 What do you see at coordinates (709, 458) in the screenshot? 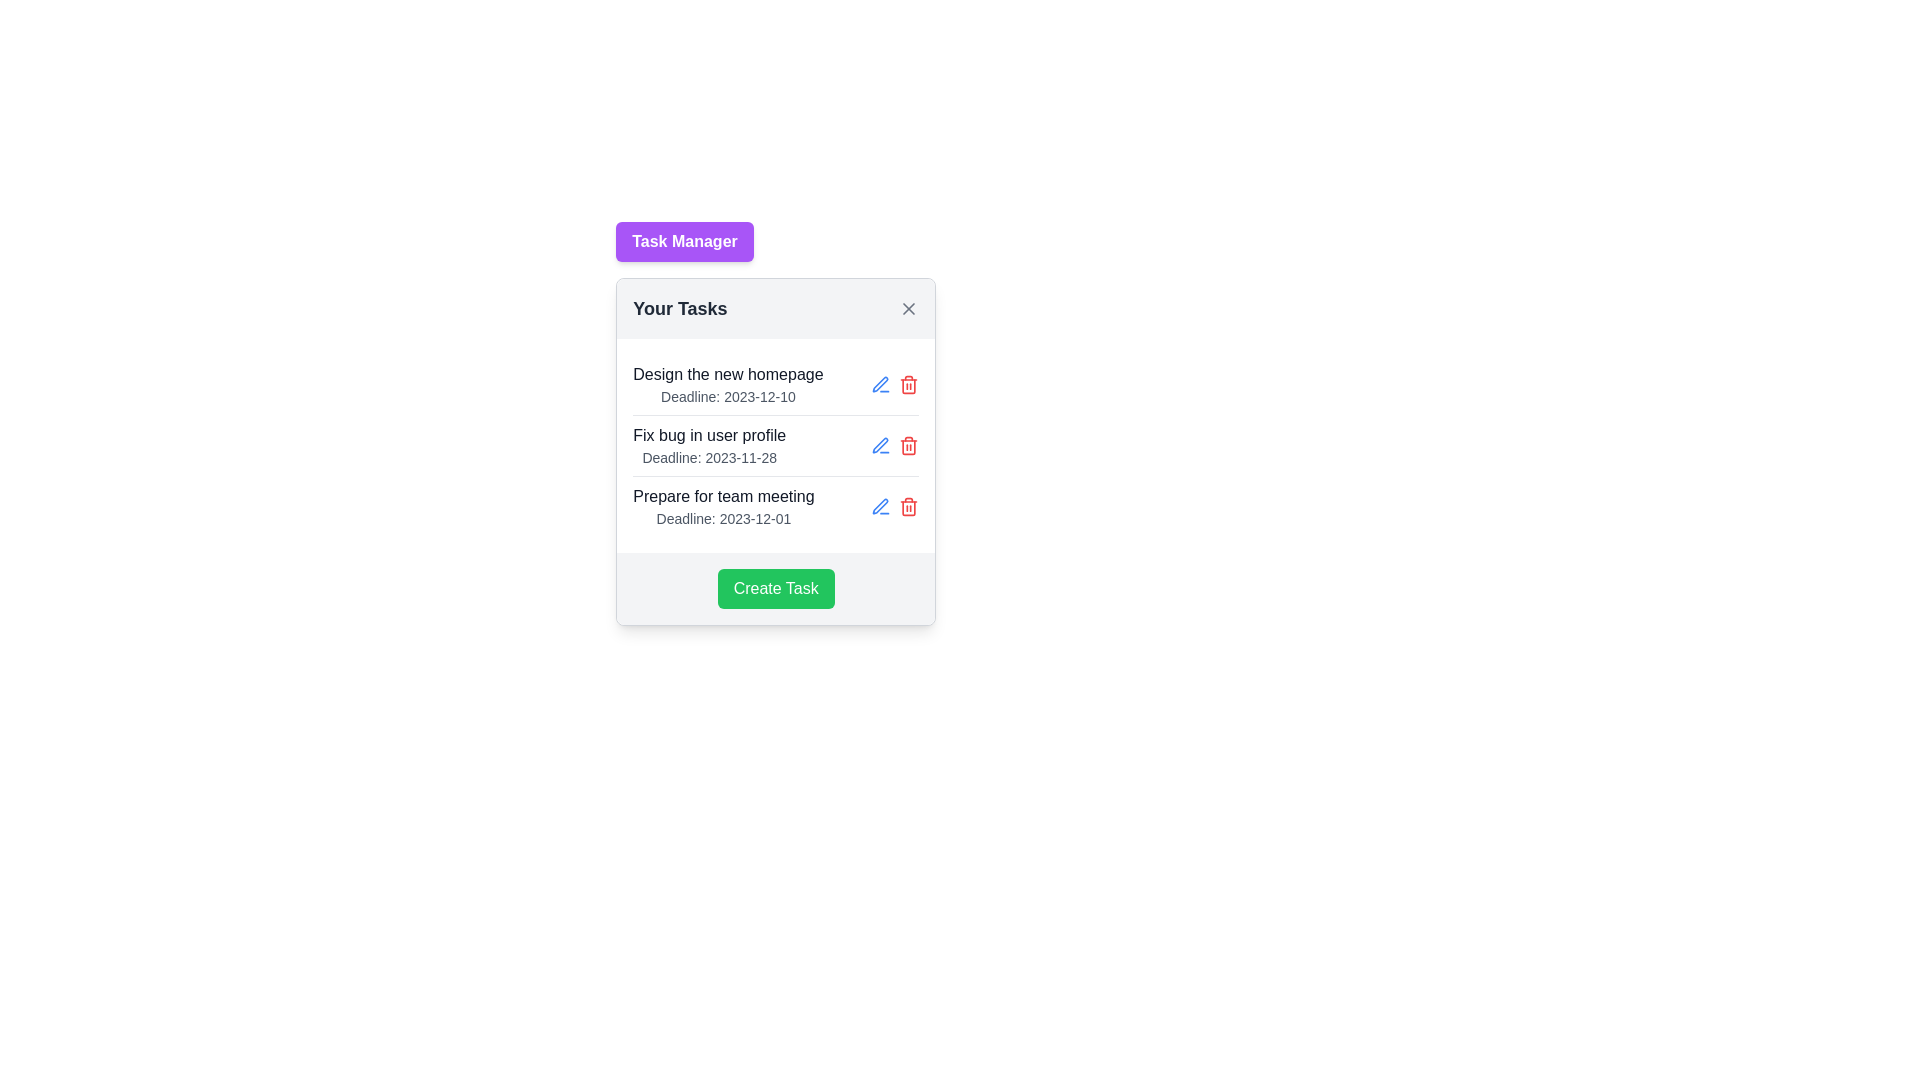
I see `the text label displaying 'Deadline: 2023-11-28', which is positioned below the title 'Fix bug in user profile' in the task list interface` at bounding box center [709, 458].